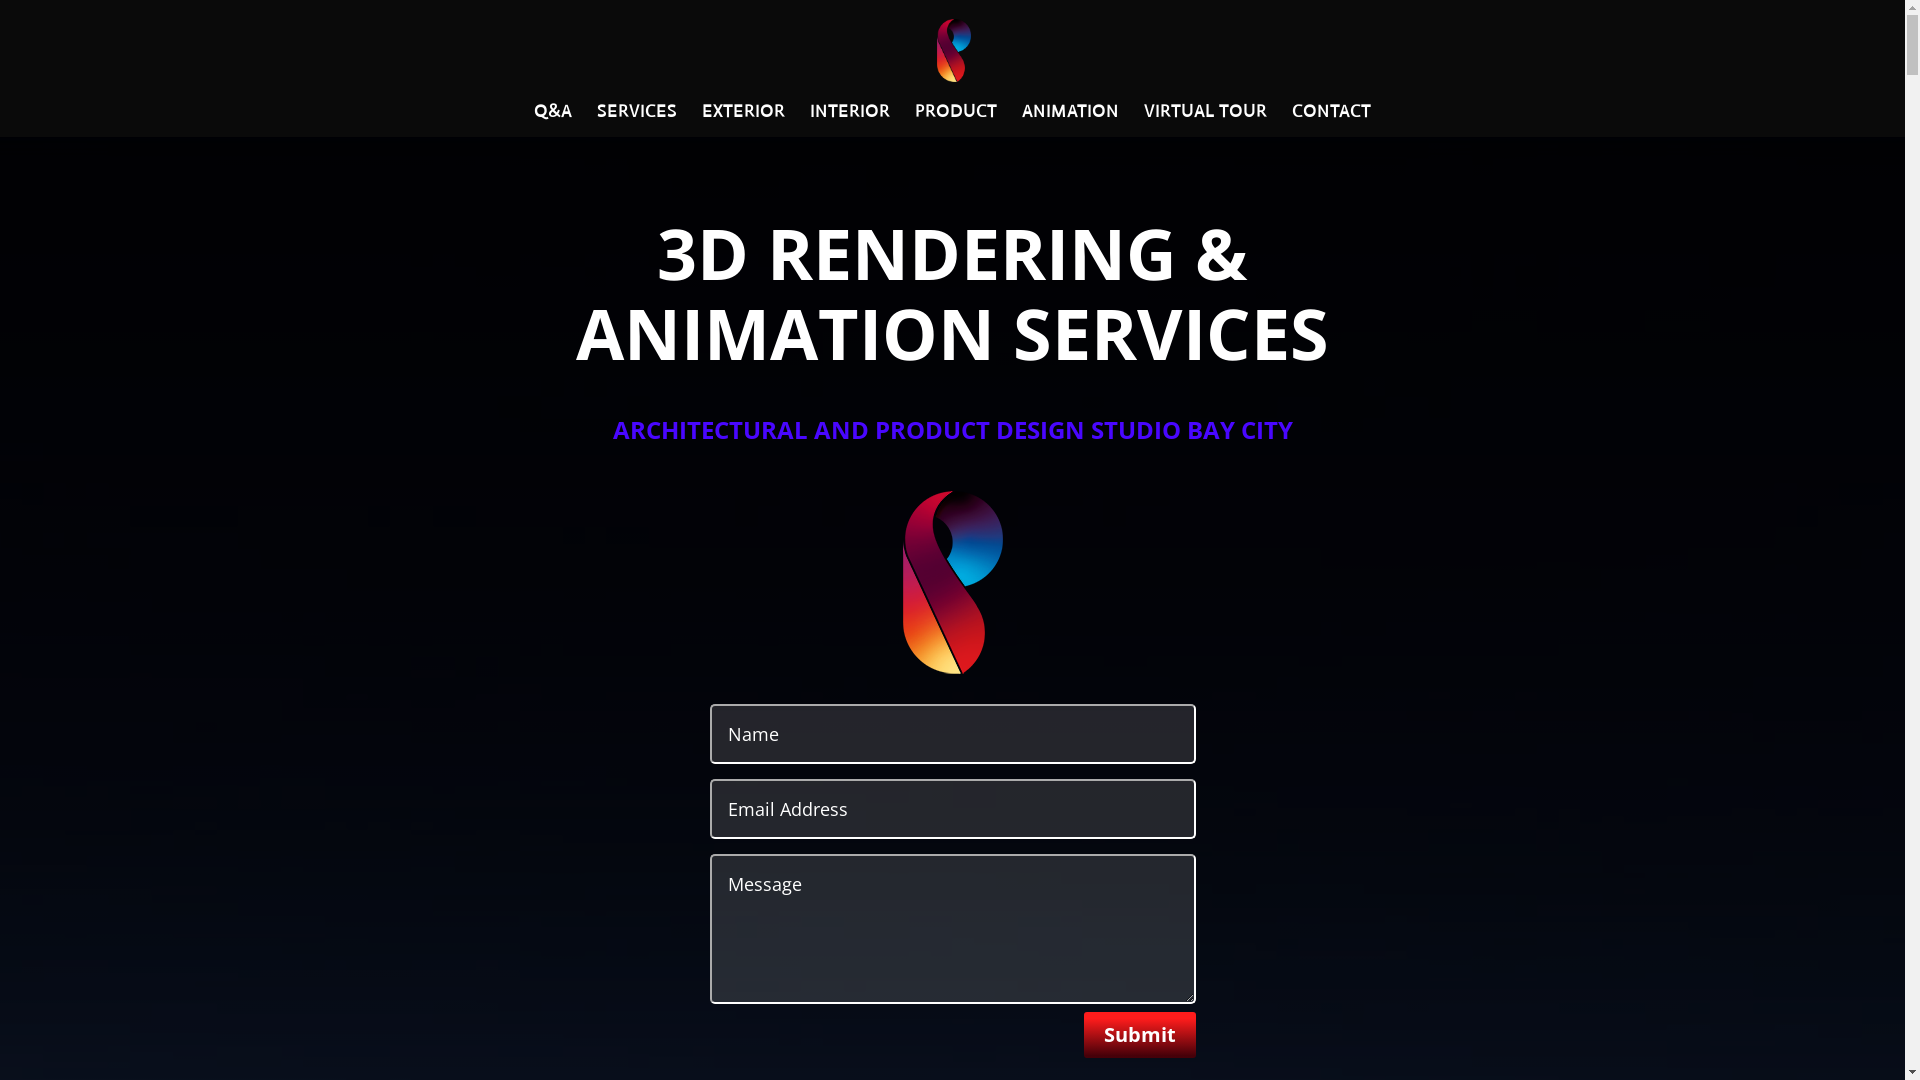  Describe the element at coordinates (552, 120) in the screenshot. I see `'Q&A'` at that location.